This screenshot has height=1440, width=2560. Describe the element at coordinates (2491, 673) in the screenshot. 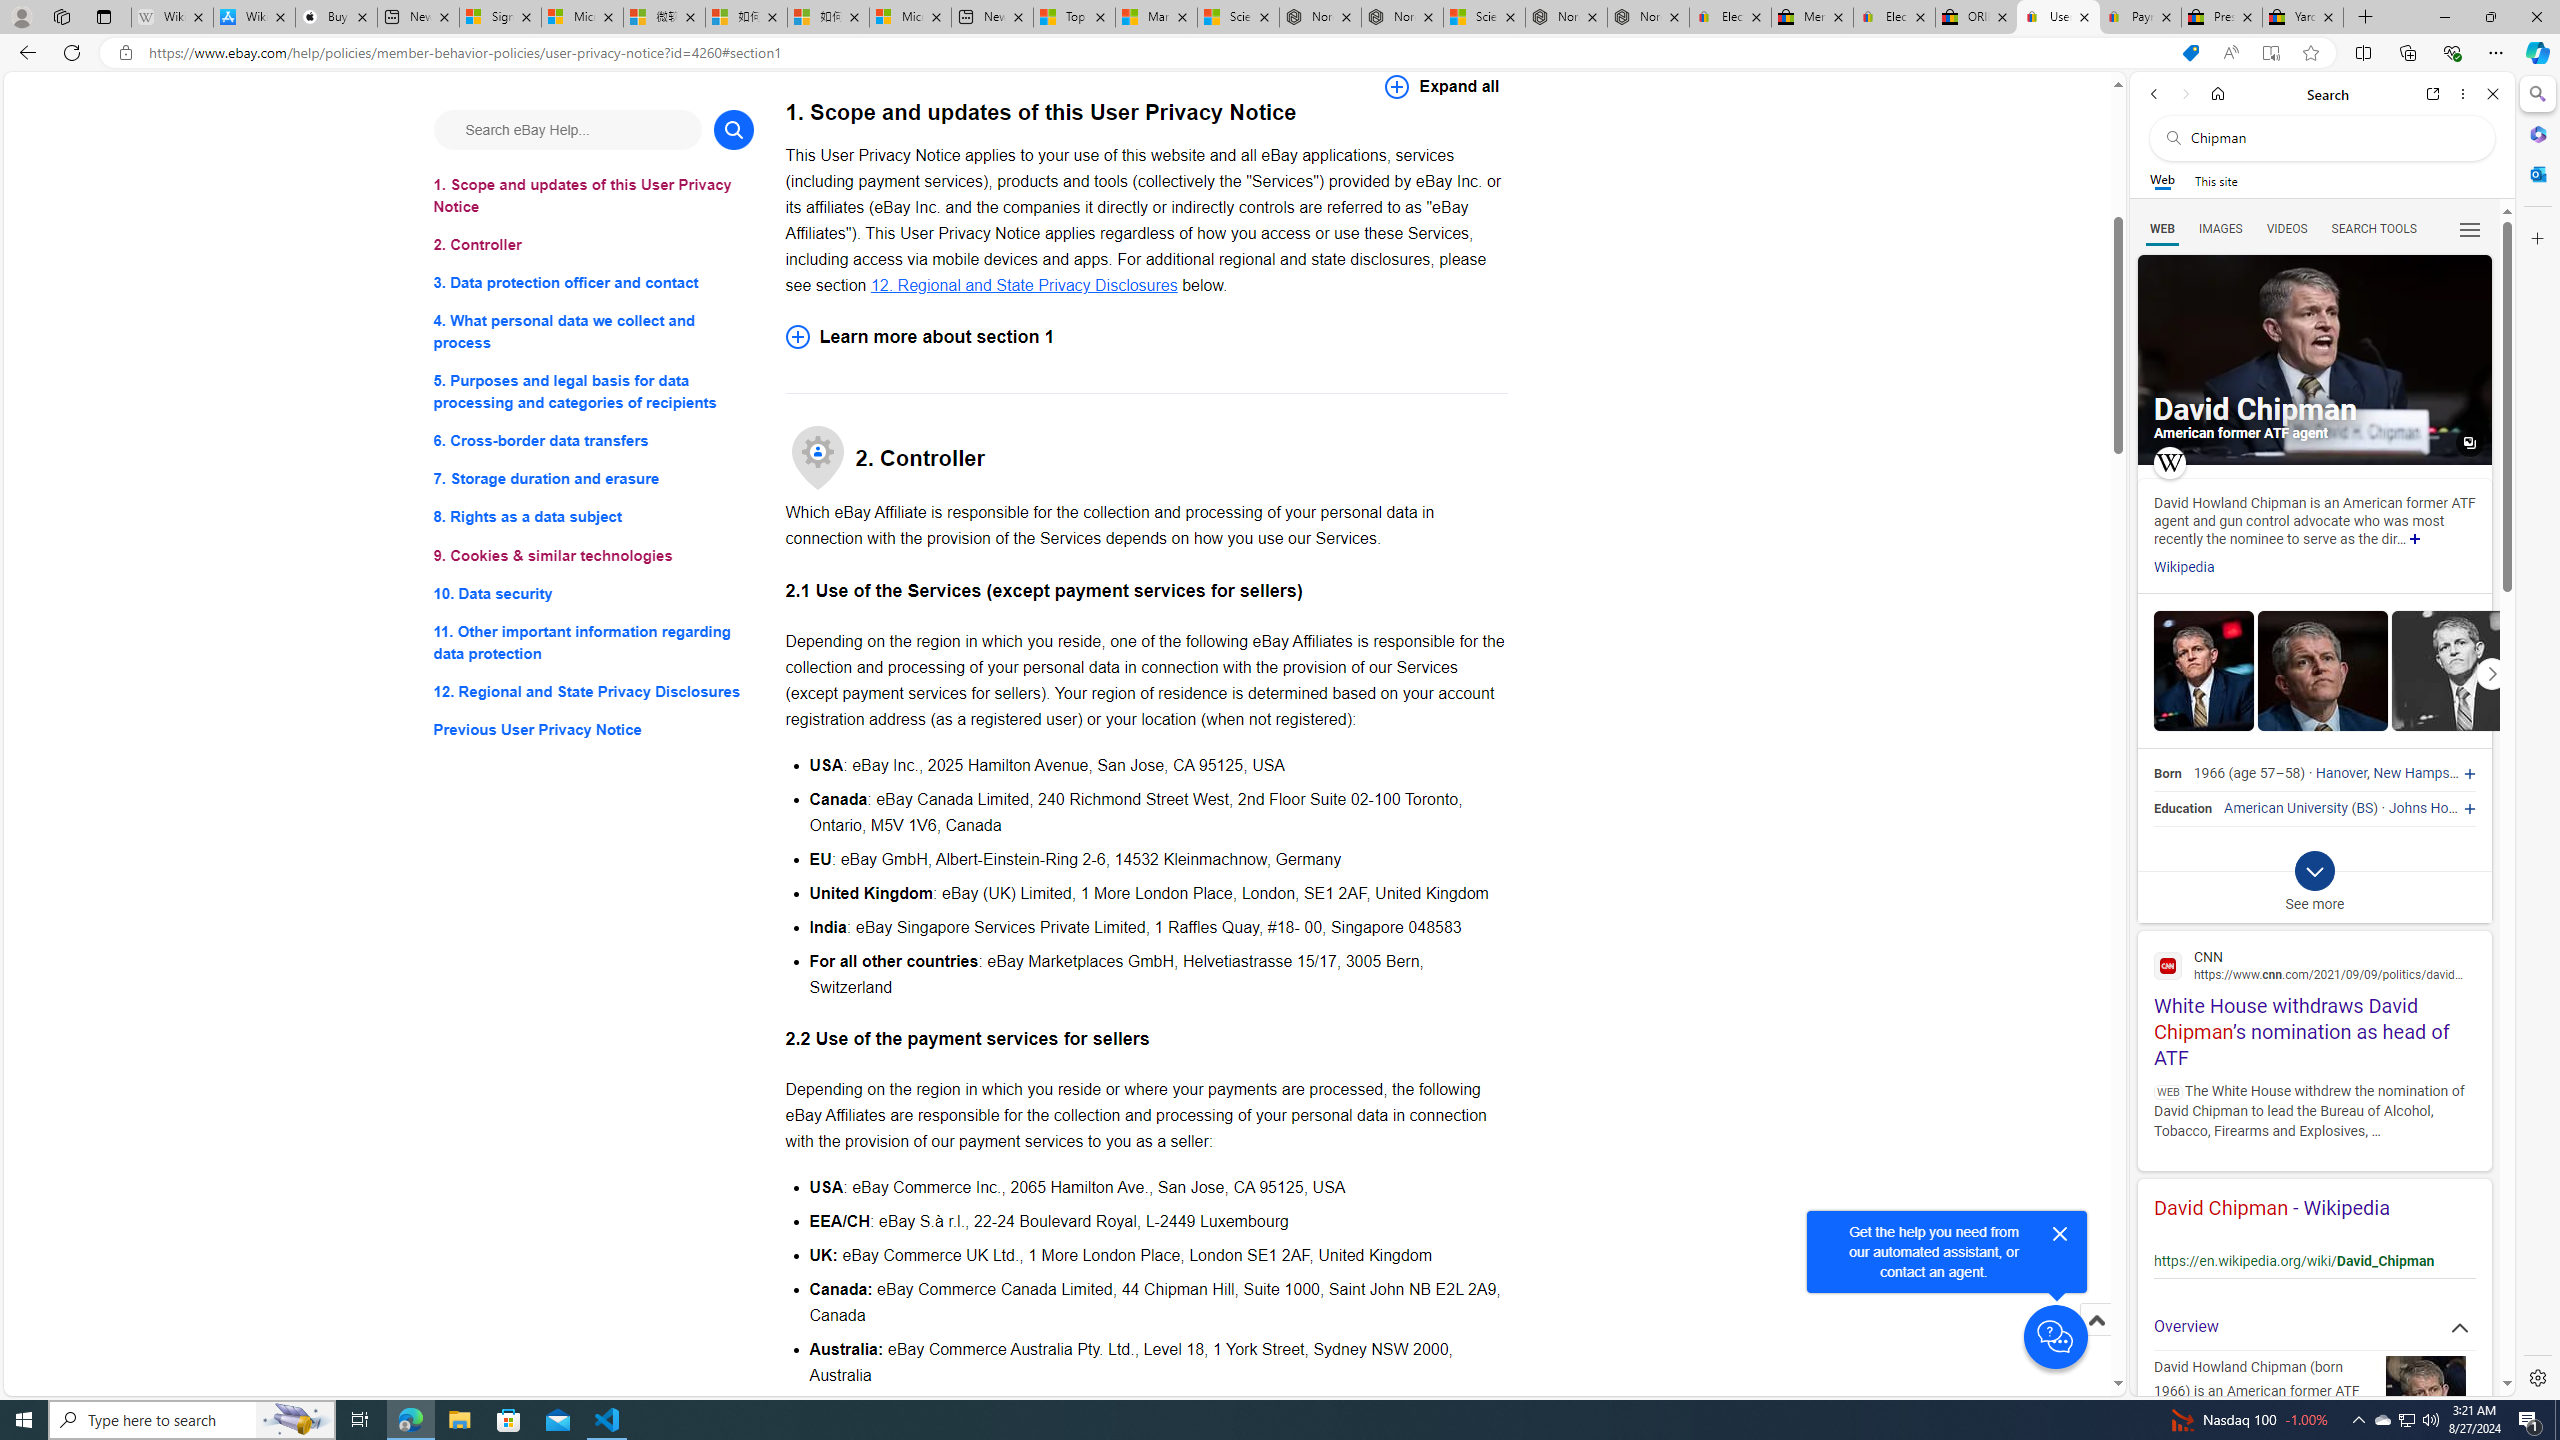

I see `'Click to scroll right'` at that location.